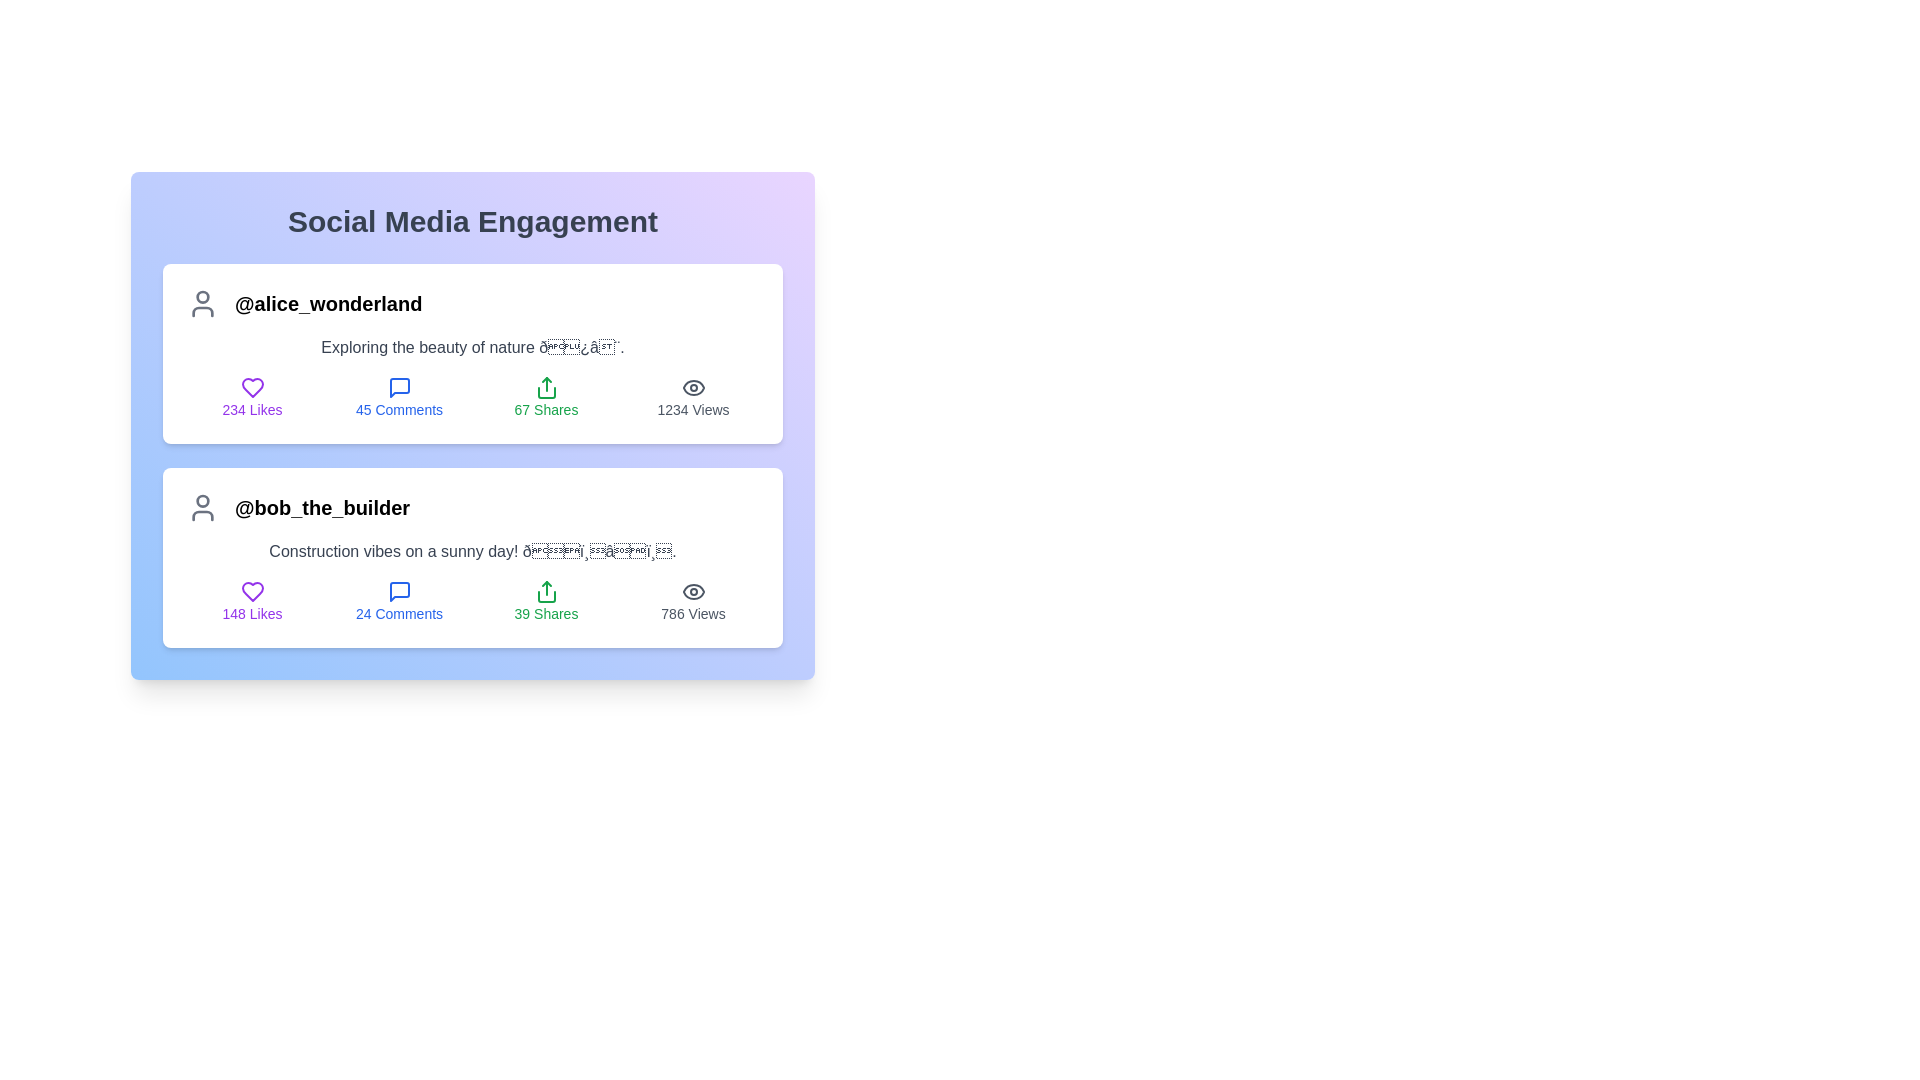  I want to click on the heart icon with a purple outline representing the 'like' functionality next to the likes count for the user '@alice_wonderland', so click(251, 388).